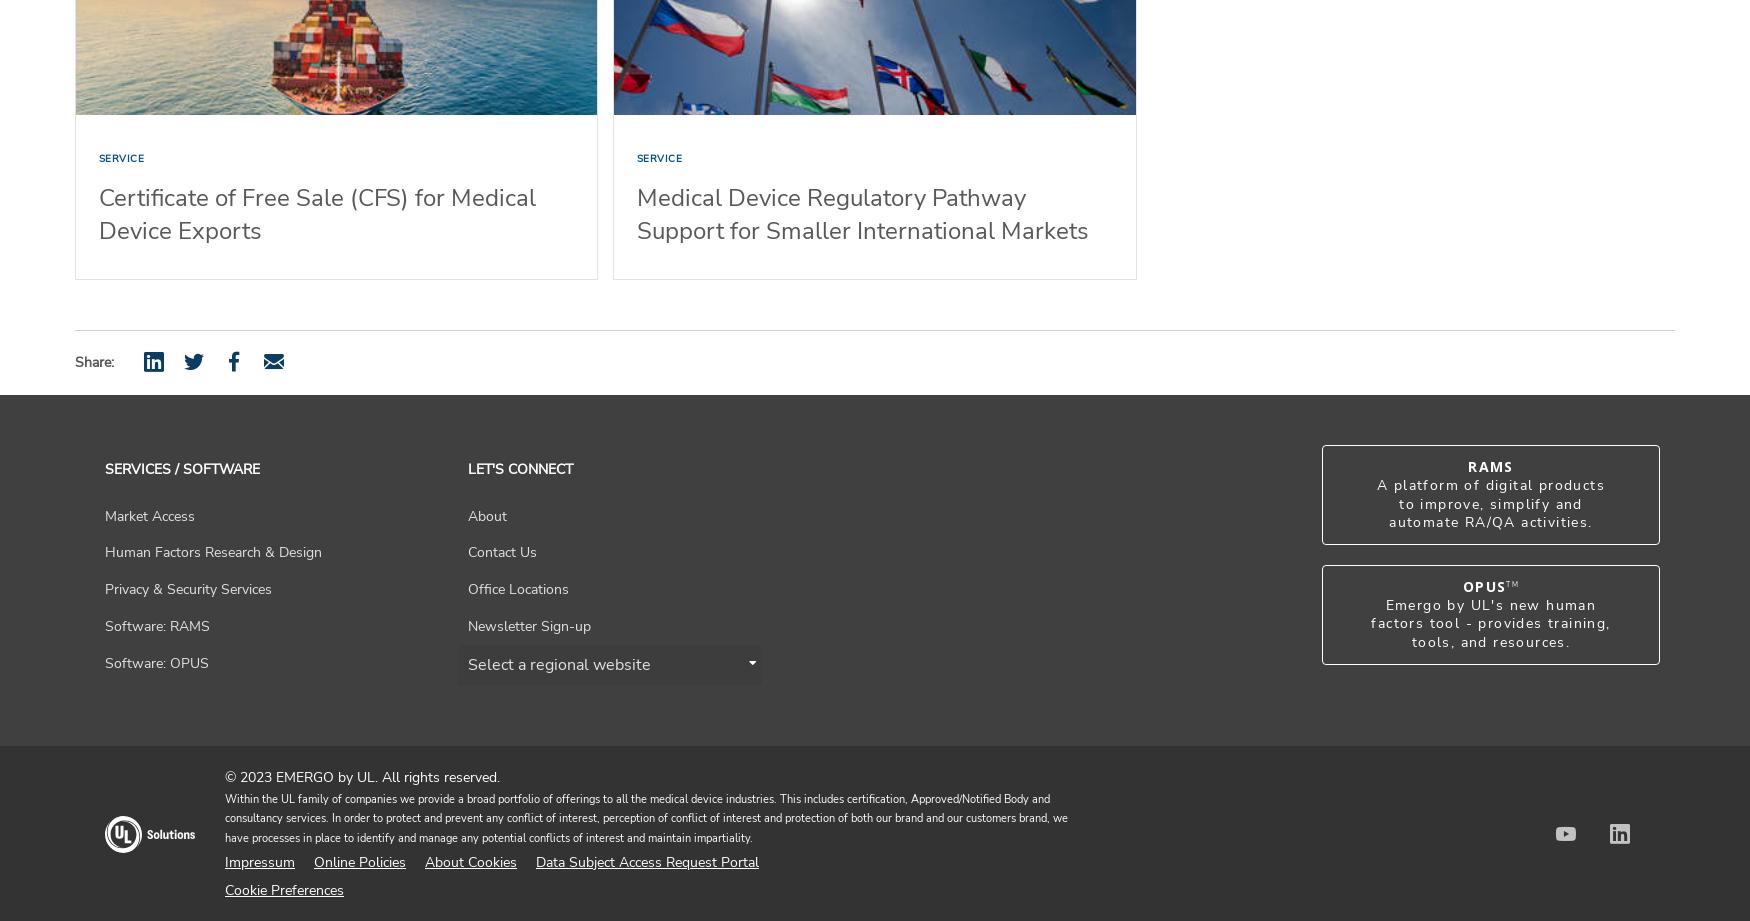 This screenshot has width=1750, height=921. What do you see at coordinates (1491, 502) in the screenshot?
I see `'A platform of digital products to improve, simplify and automate RA/QA activities.'` at bounding box center [1491, 502].